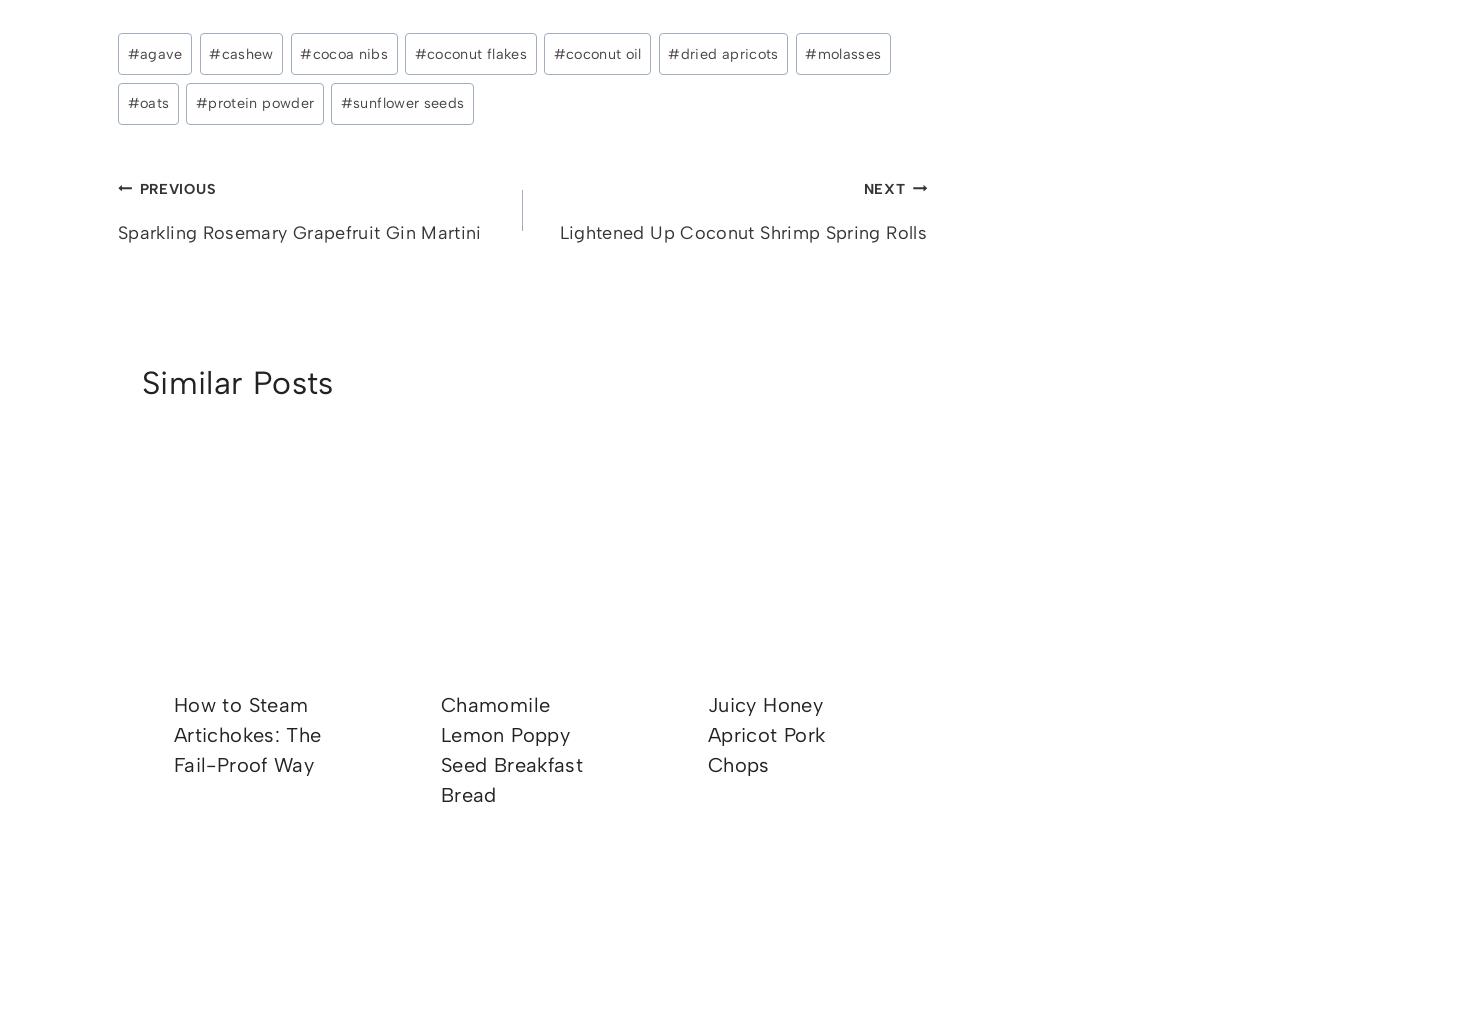 The image size is (1468, 1019). I want to click on 'Similar Posts', so click(237, 381).